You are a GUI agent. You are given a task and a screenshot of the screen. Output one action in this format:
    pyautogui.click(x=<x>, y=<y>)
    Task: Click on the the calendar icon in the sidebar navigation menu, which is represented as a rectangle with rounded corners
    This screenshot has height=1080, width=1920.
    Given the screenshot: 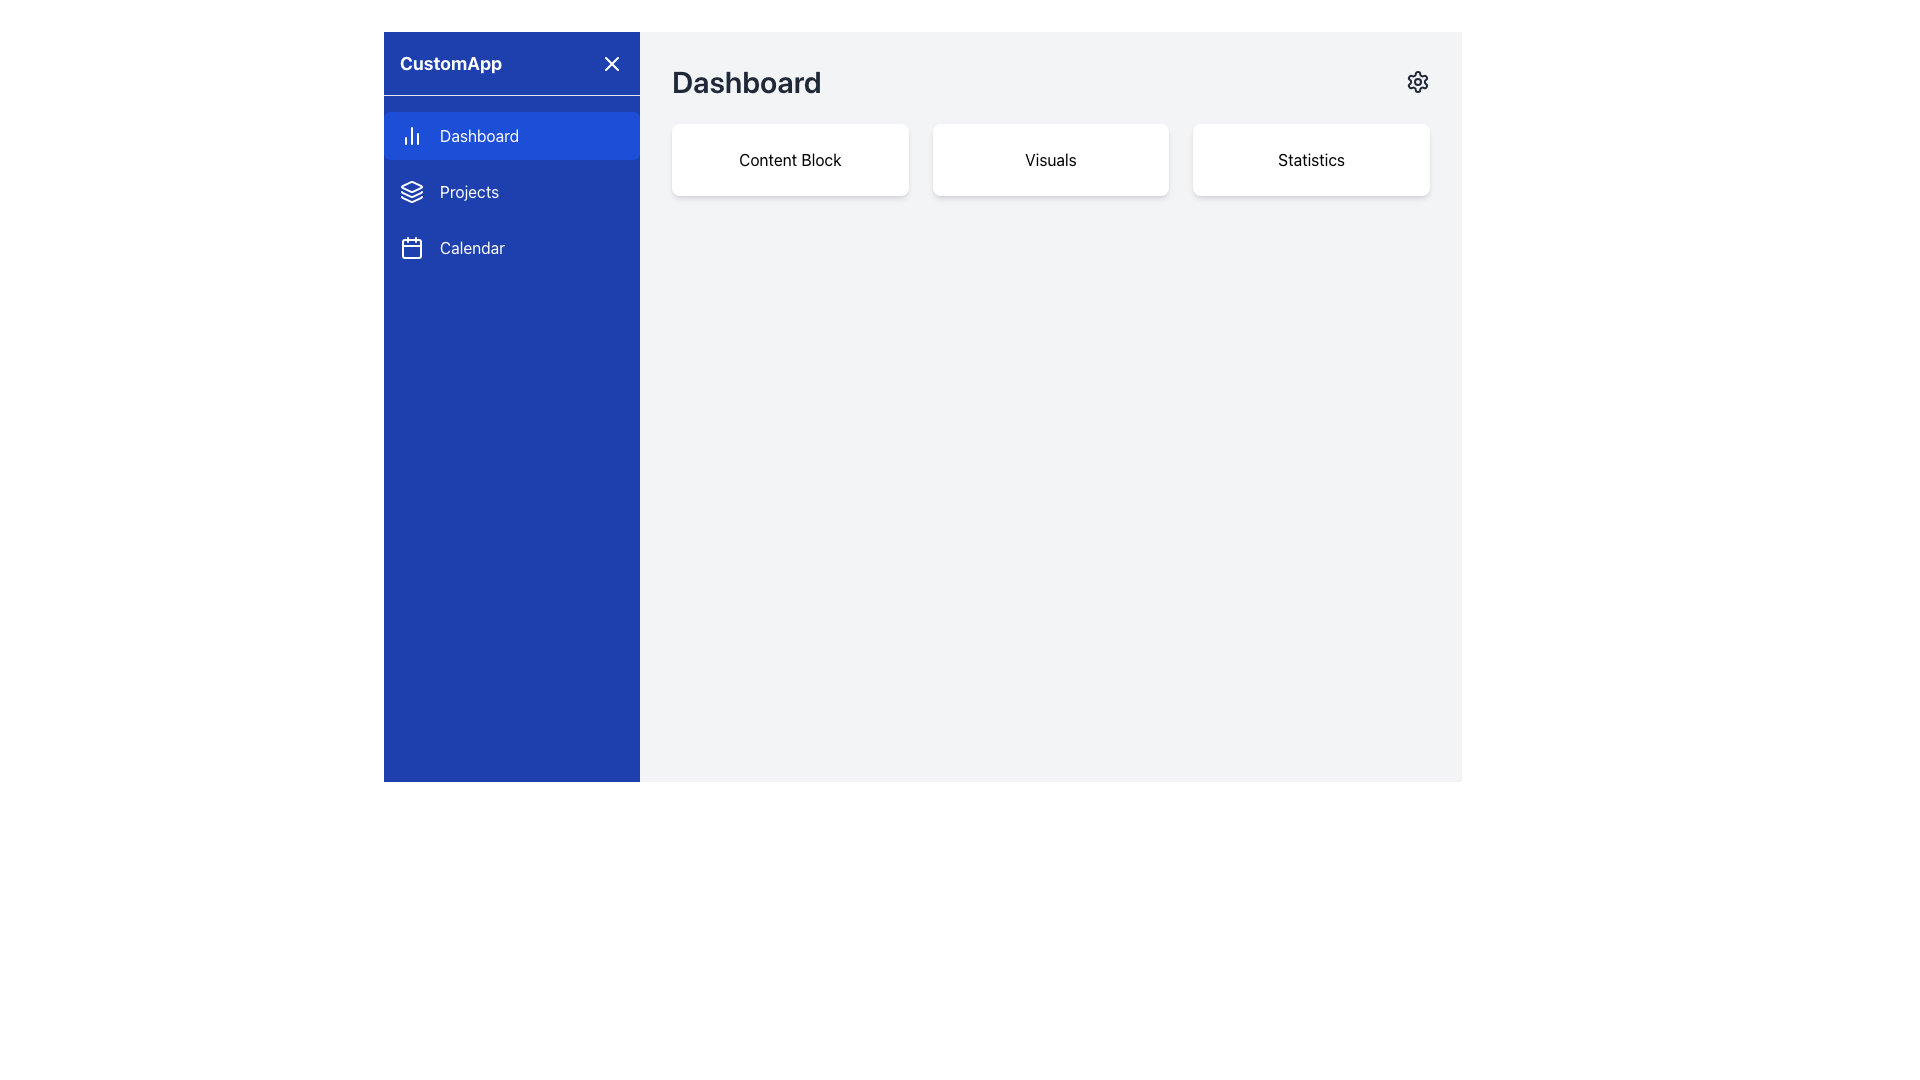 What is the action you would take?
    pyautogui.click(x=411, y=248)
    